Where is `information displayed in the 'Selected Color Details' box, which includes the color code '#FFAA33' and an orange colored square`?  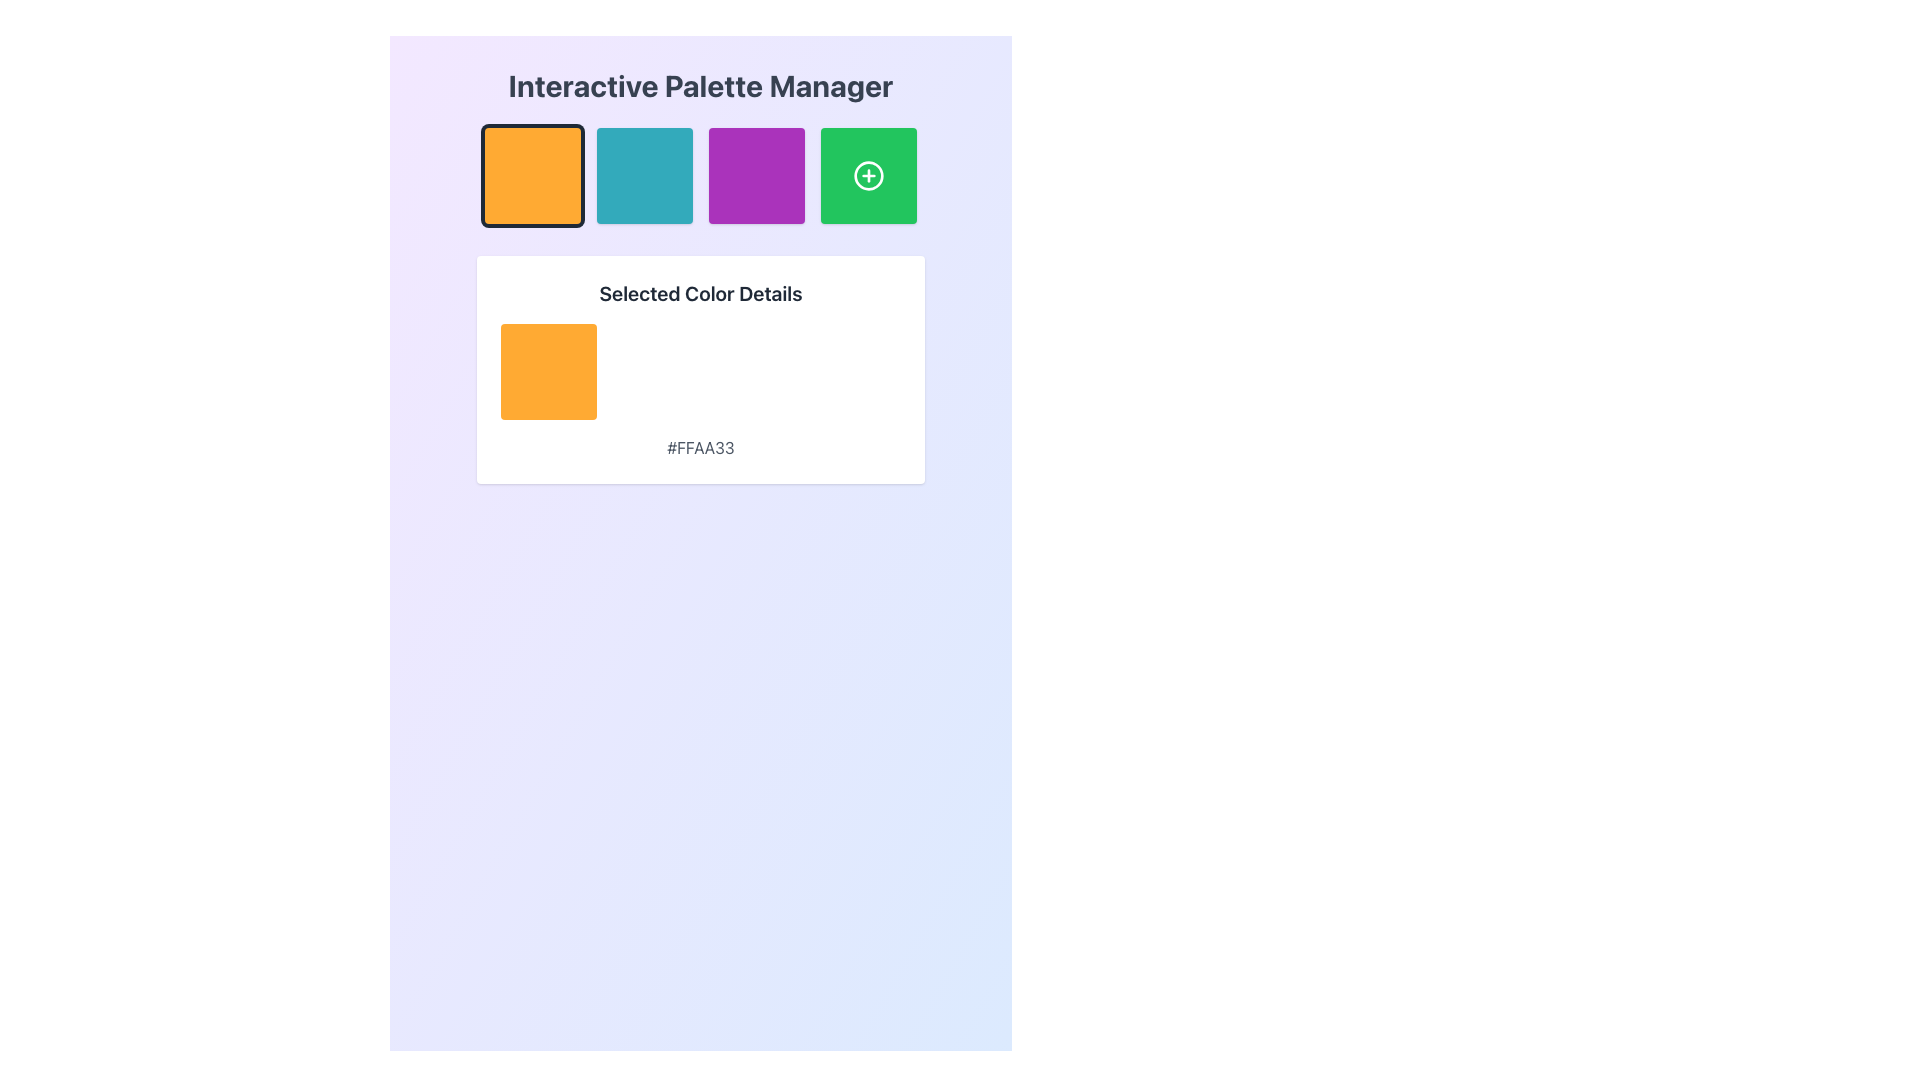
information displayed in the 'Selected Color Details' box, which includes the color code '#FFAA33' and an orange colored square is located at coordinates (700, 370).